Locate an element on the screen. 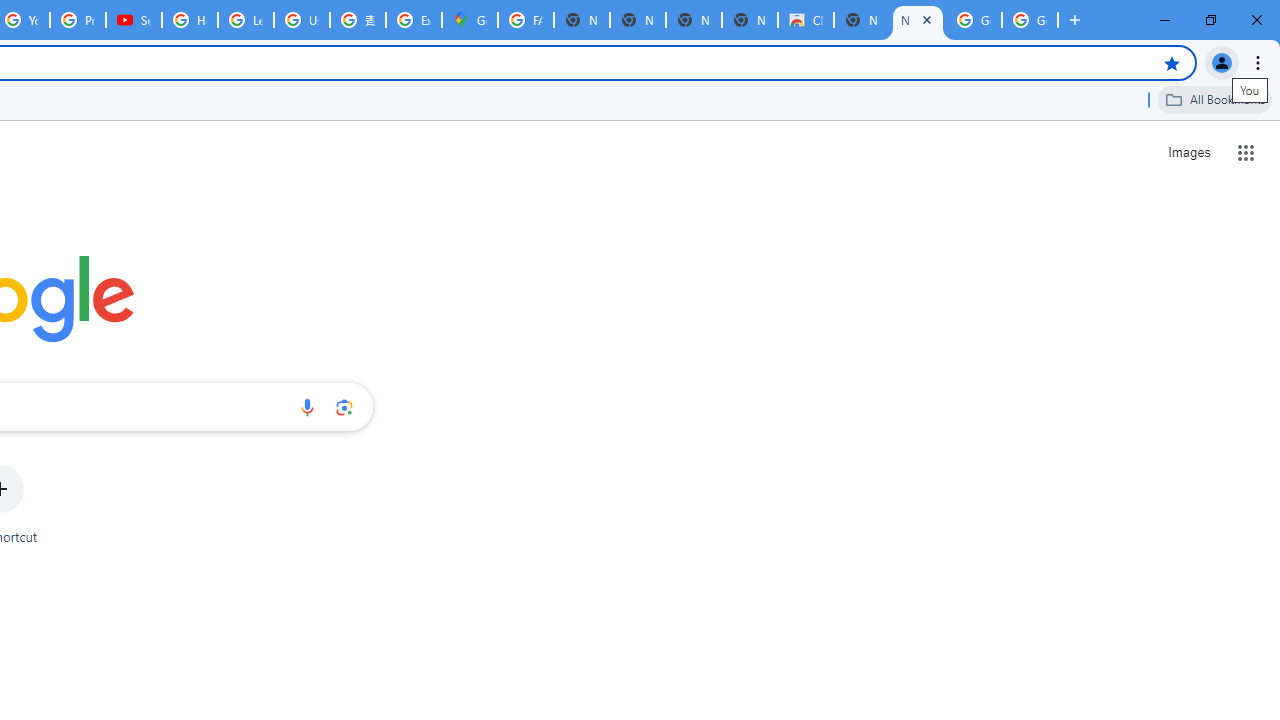  'Chrome Web Store' is located at coordinates (806, 20).